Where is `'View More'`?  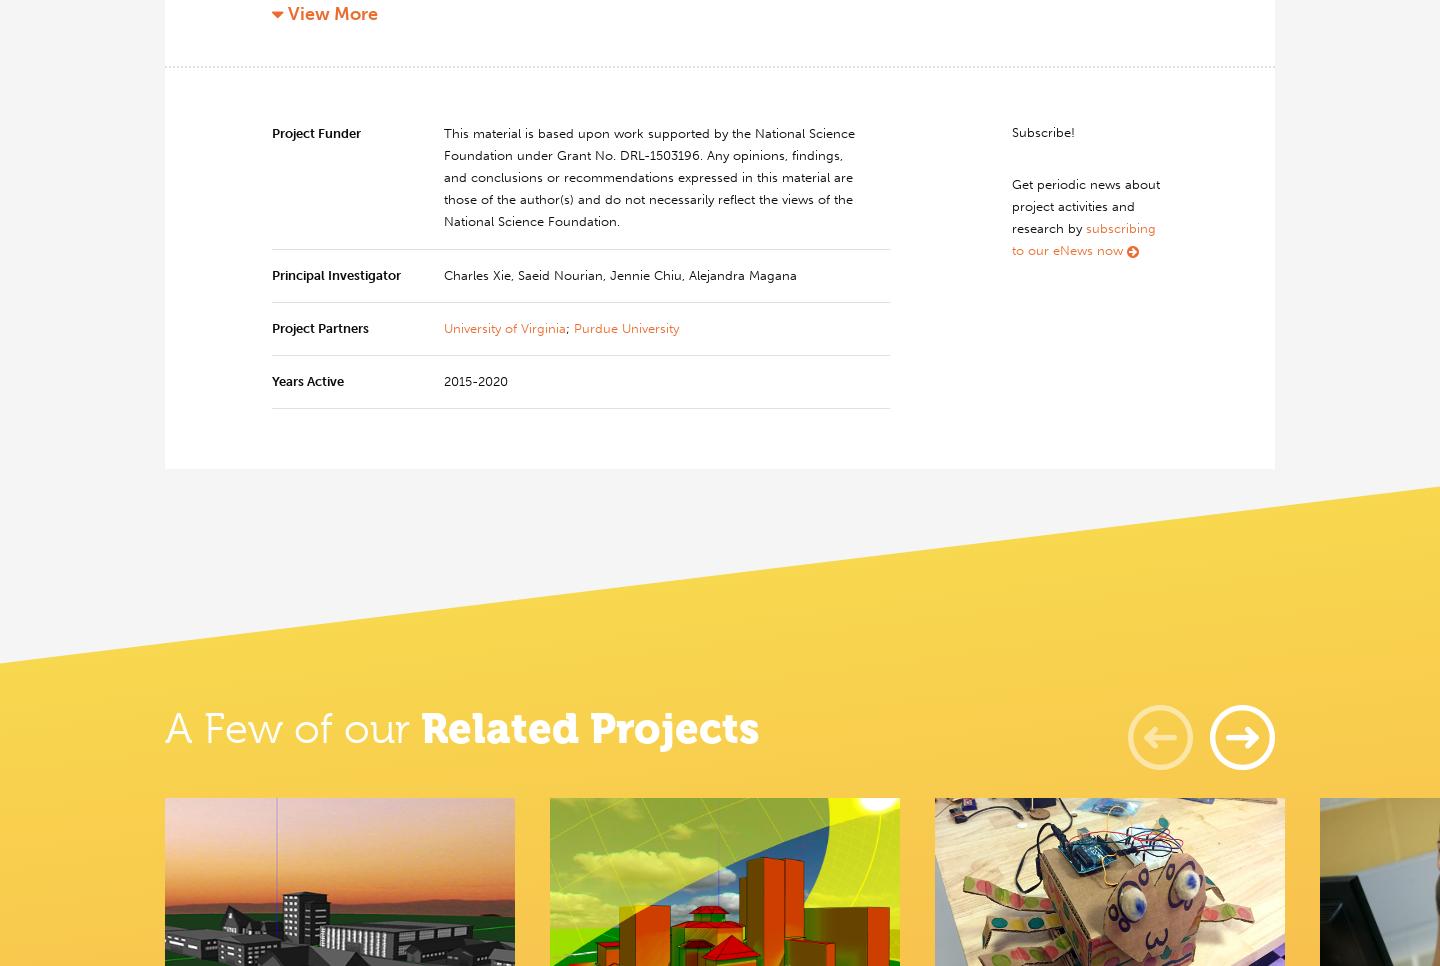 'View More' is located at coordinates (287, 13).